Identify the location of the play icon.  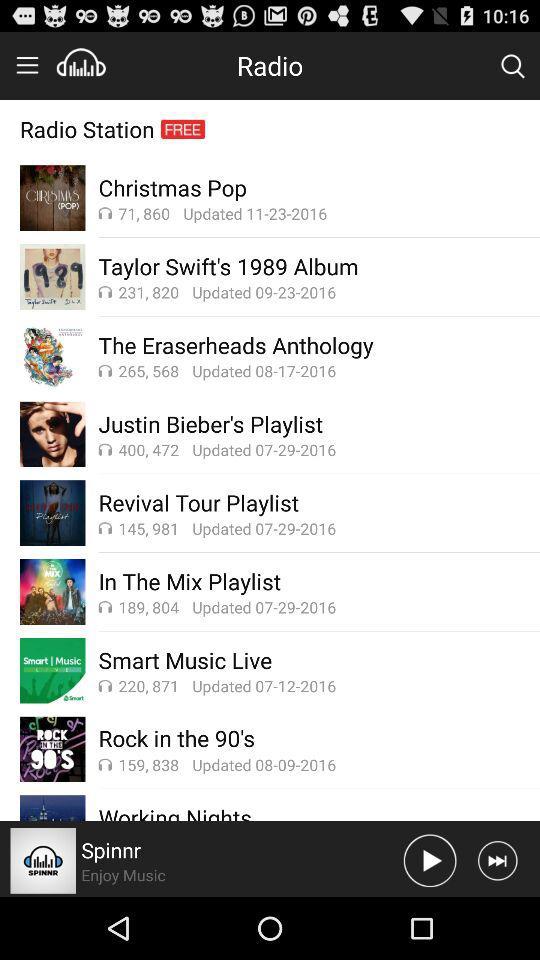
(429, 921).